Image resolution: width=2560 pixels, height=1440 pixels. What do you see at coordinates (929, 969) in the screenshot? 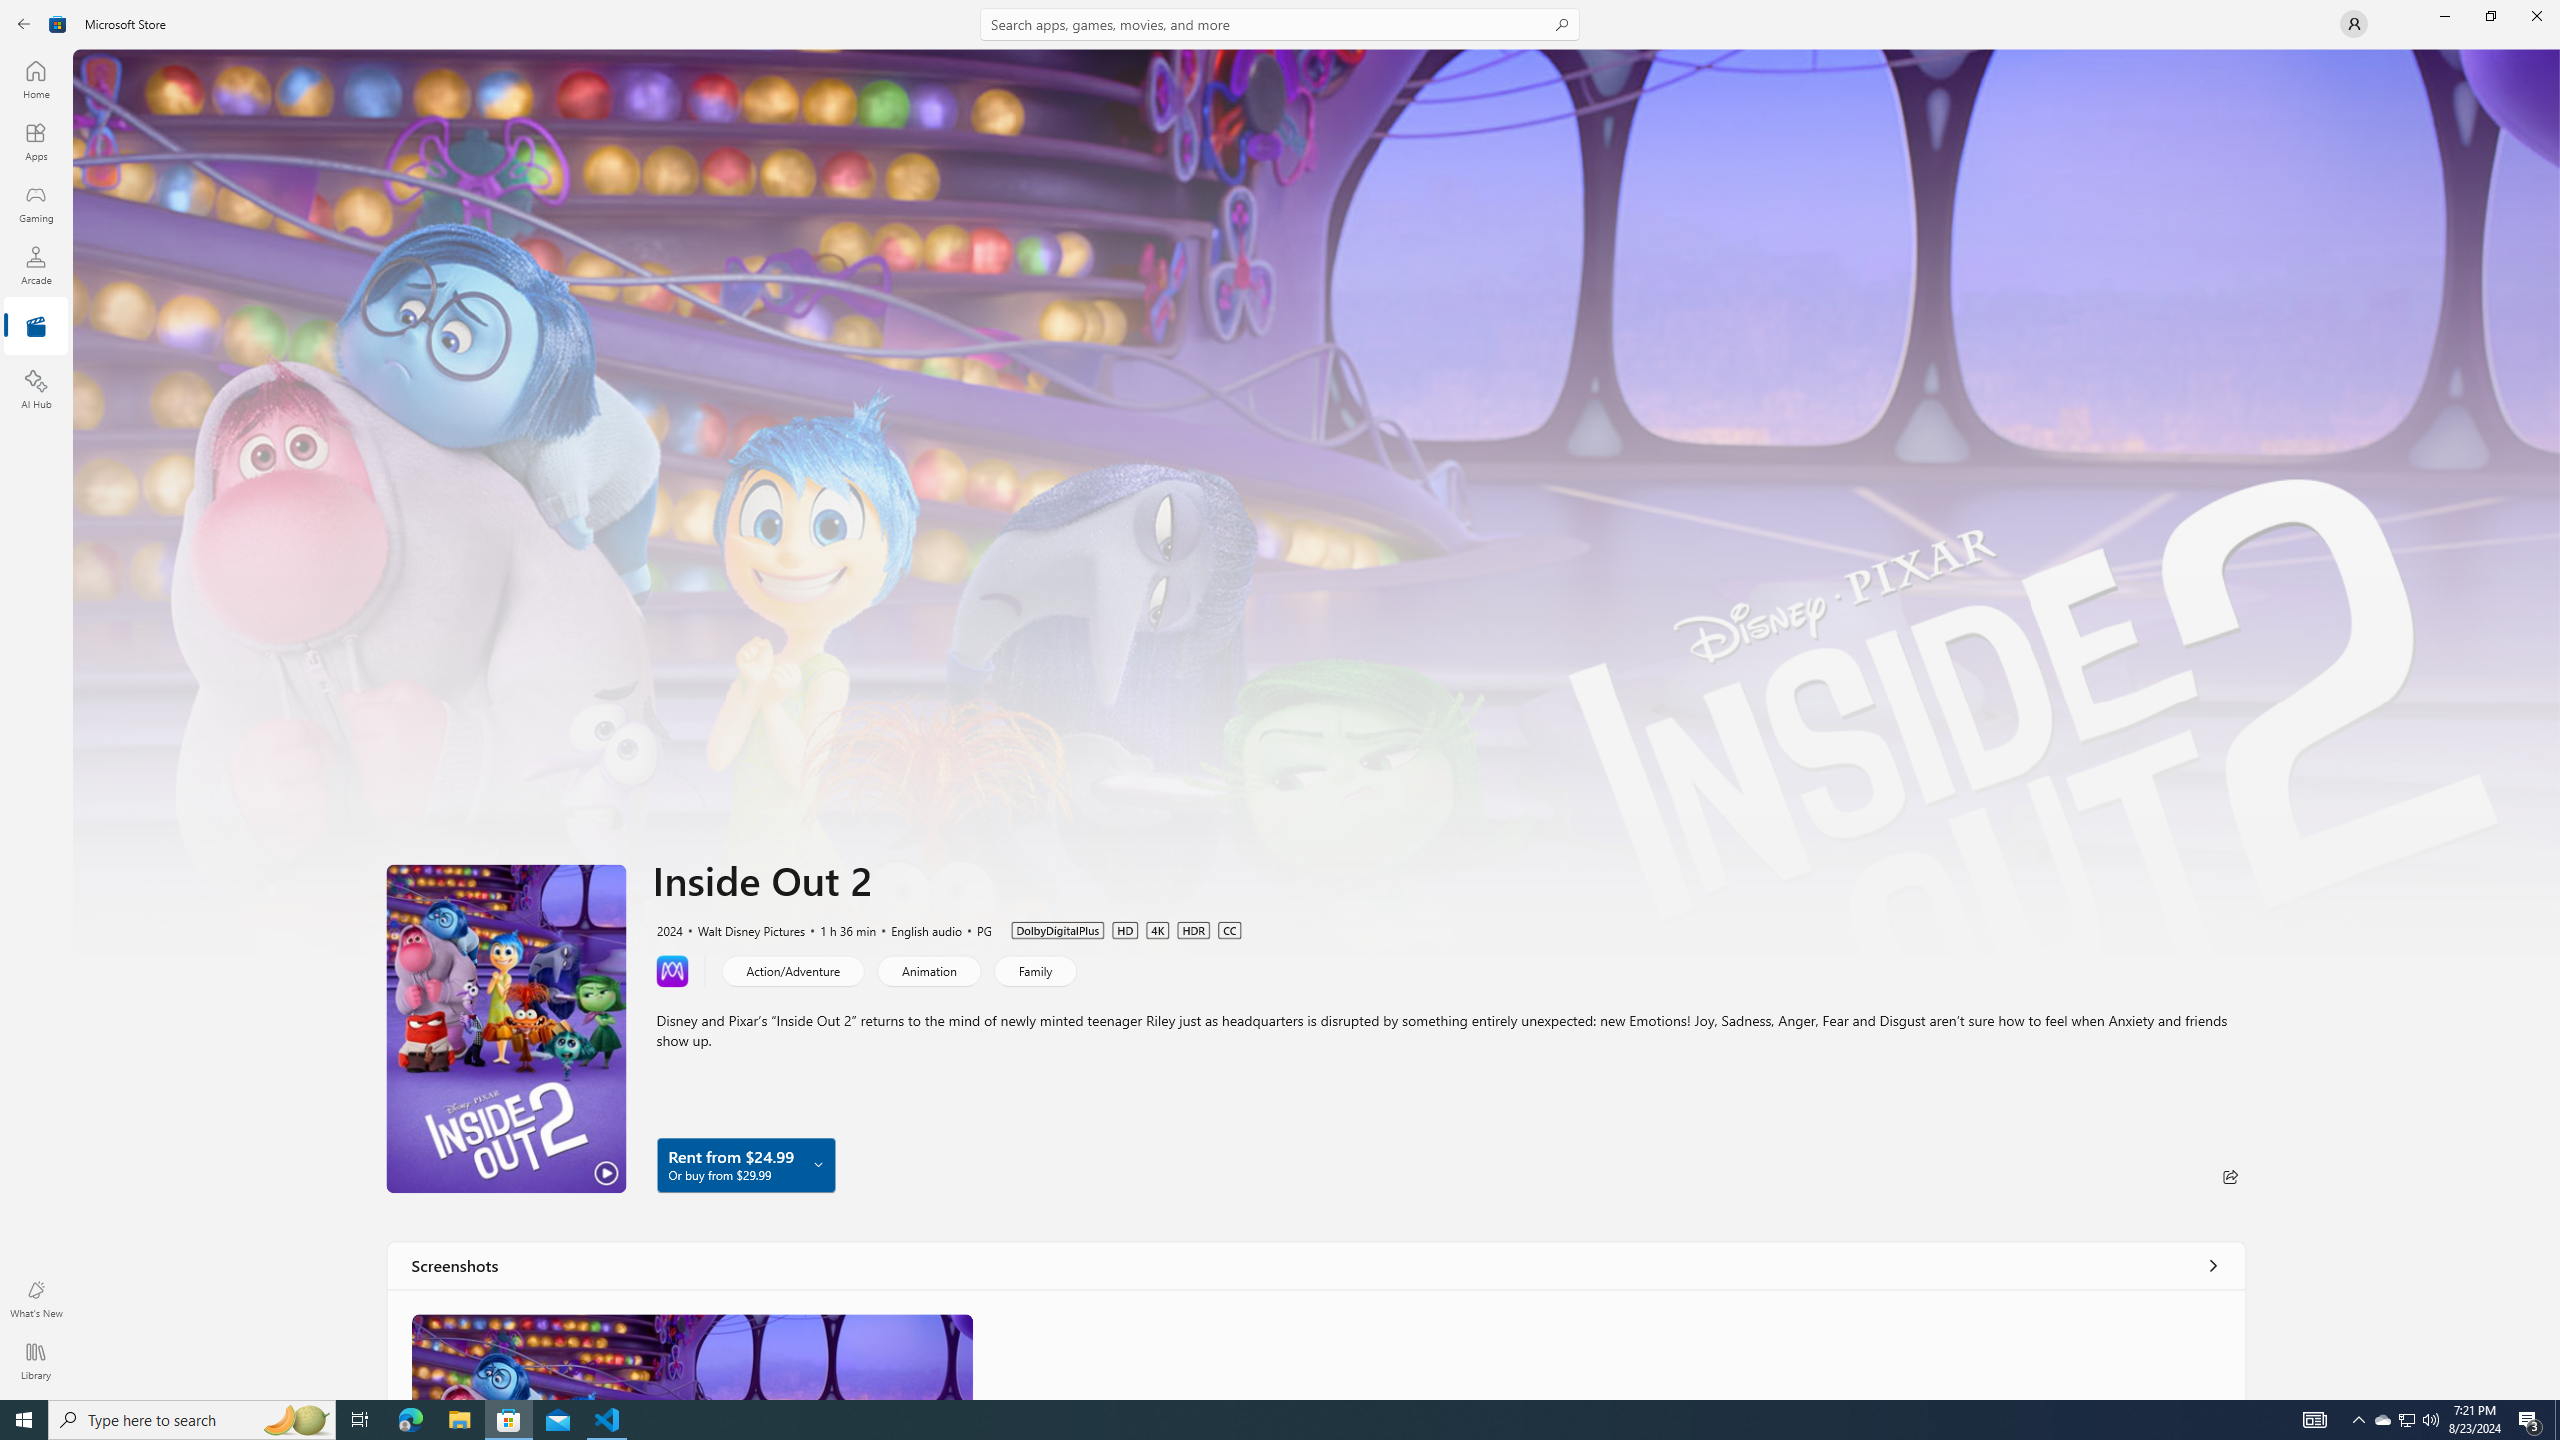
I see `'Animation'` at bounding box center [929, 969].